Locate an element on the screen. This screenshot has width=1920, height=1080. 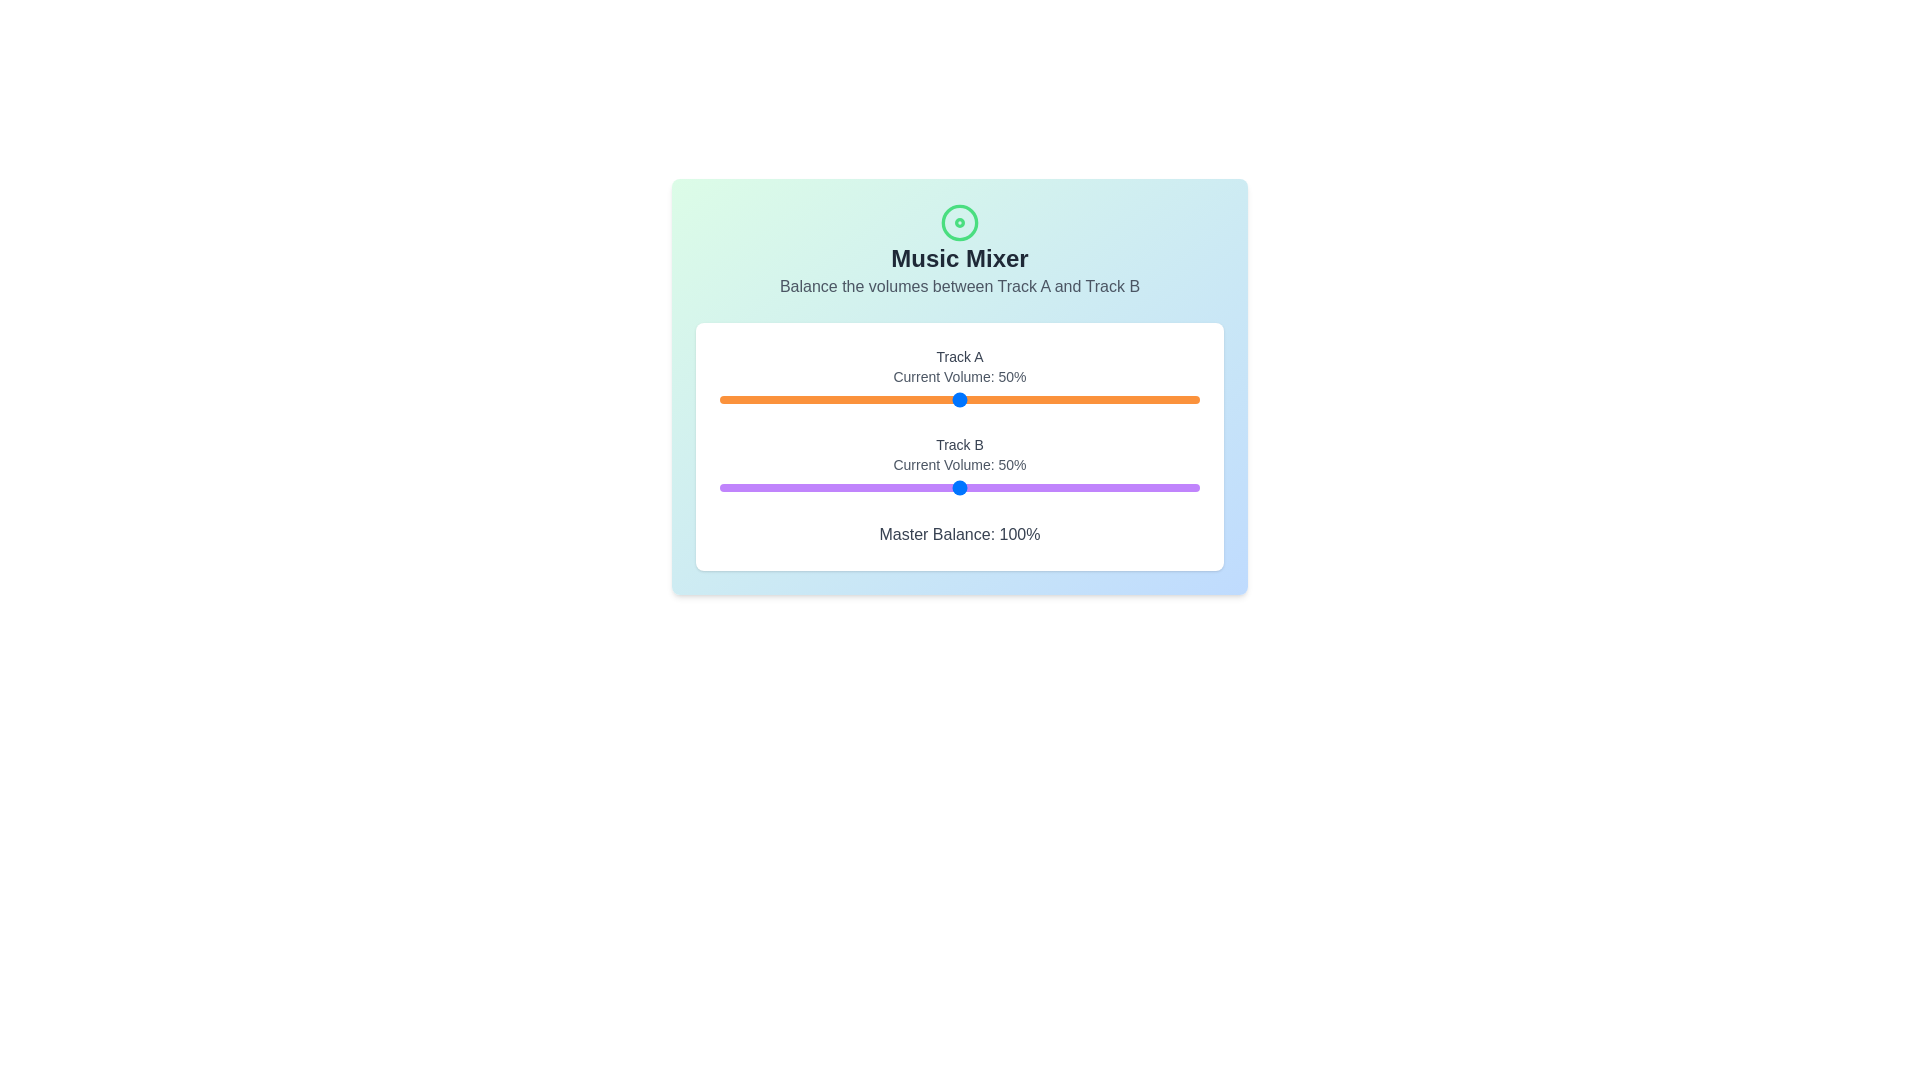
the volume slider for Track B to 86% is located at coordinates (1132, 488).